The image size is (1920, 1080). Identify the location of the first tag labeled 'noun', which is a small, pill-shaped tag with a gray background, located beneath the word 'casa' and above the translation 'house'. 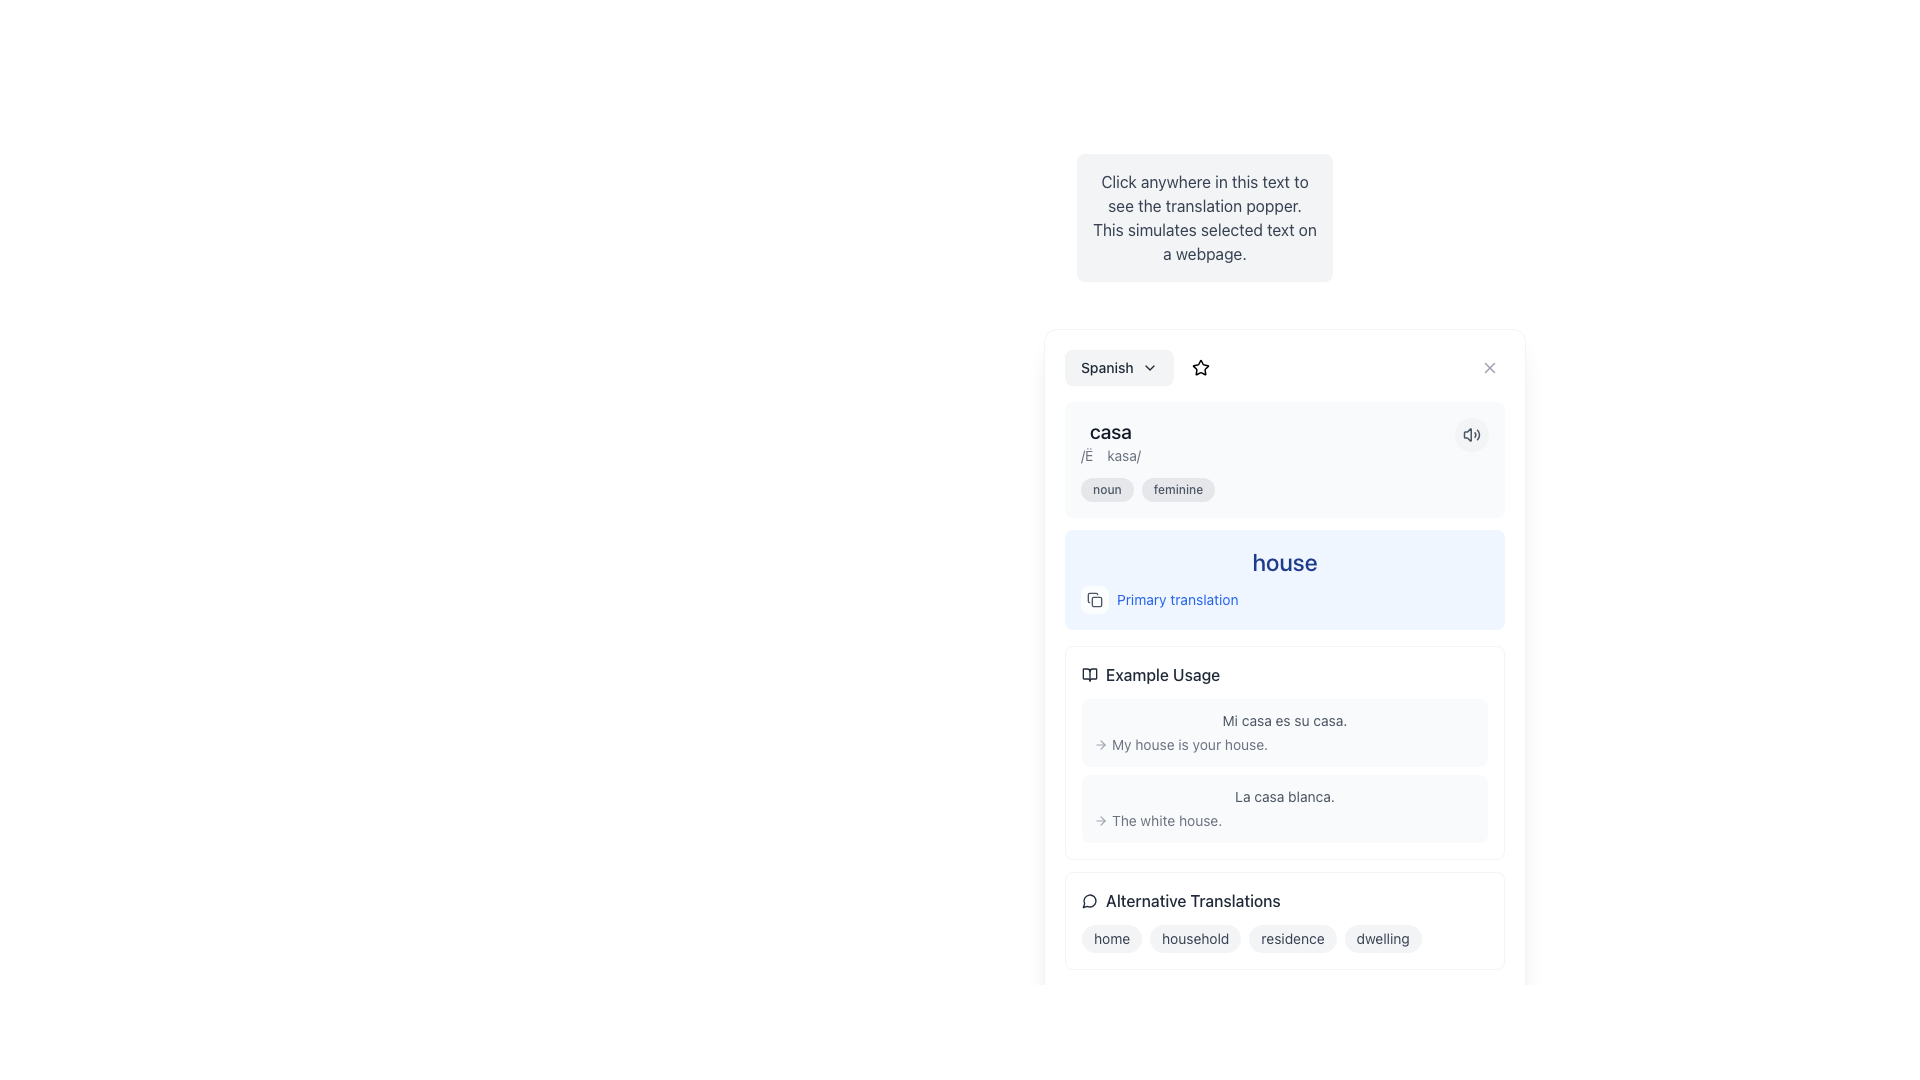
(1106, 489).